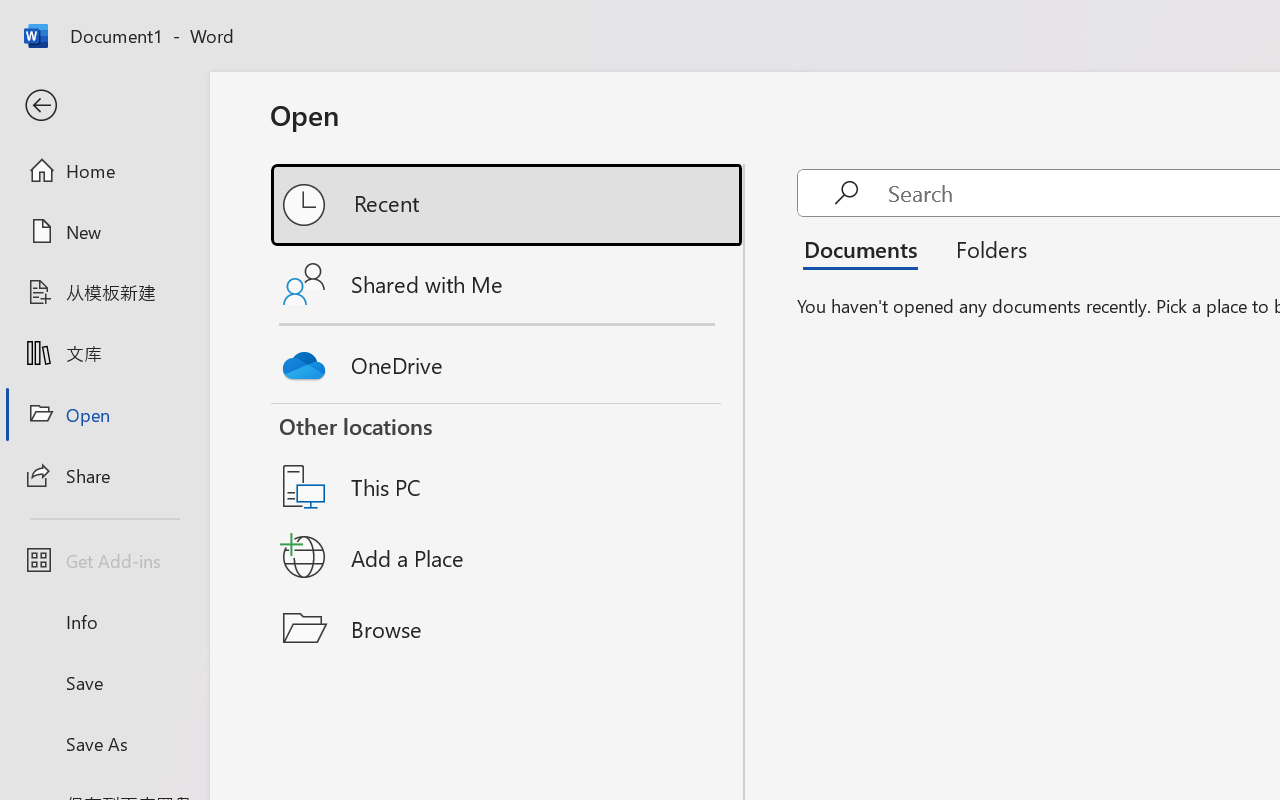  What do you see at coordinates (103, 621) in the screenshot?
I see `'Info'` at bounding box center [103, 621].